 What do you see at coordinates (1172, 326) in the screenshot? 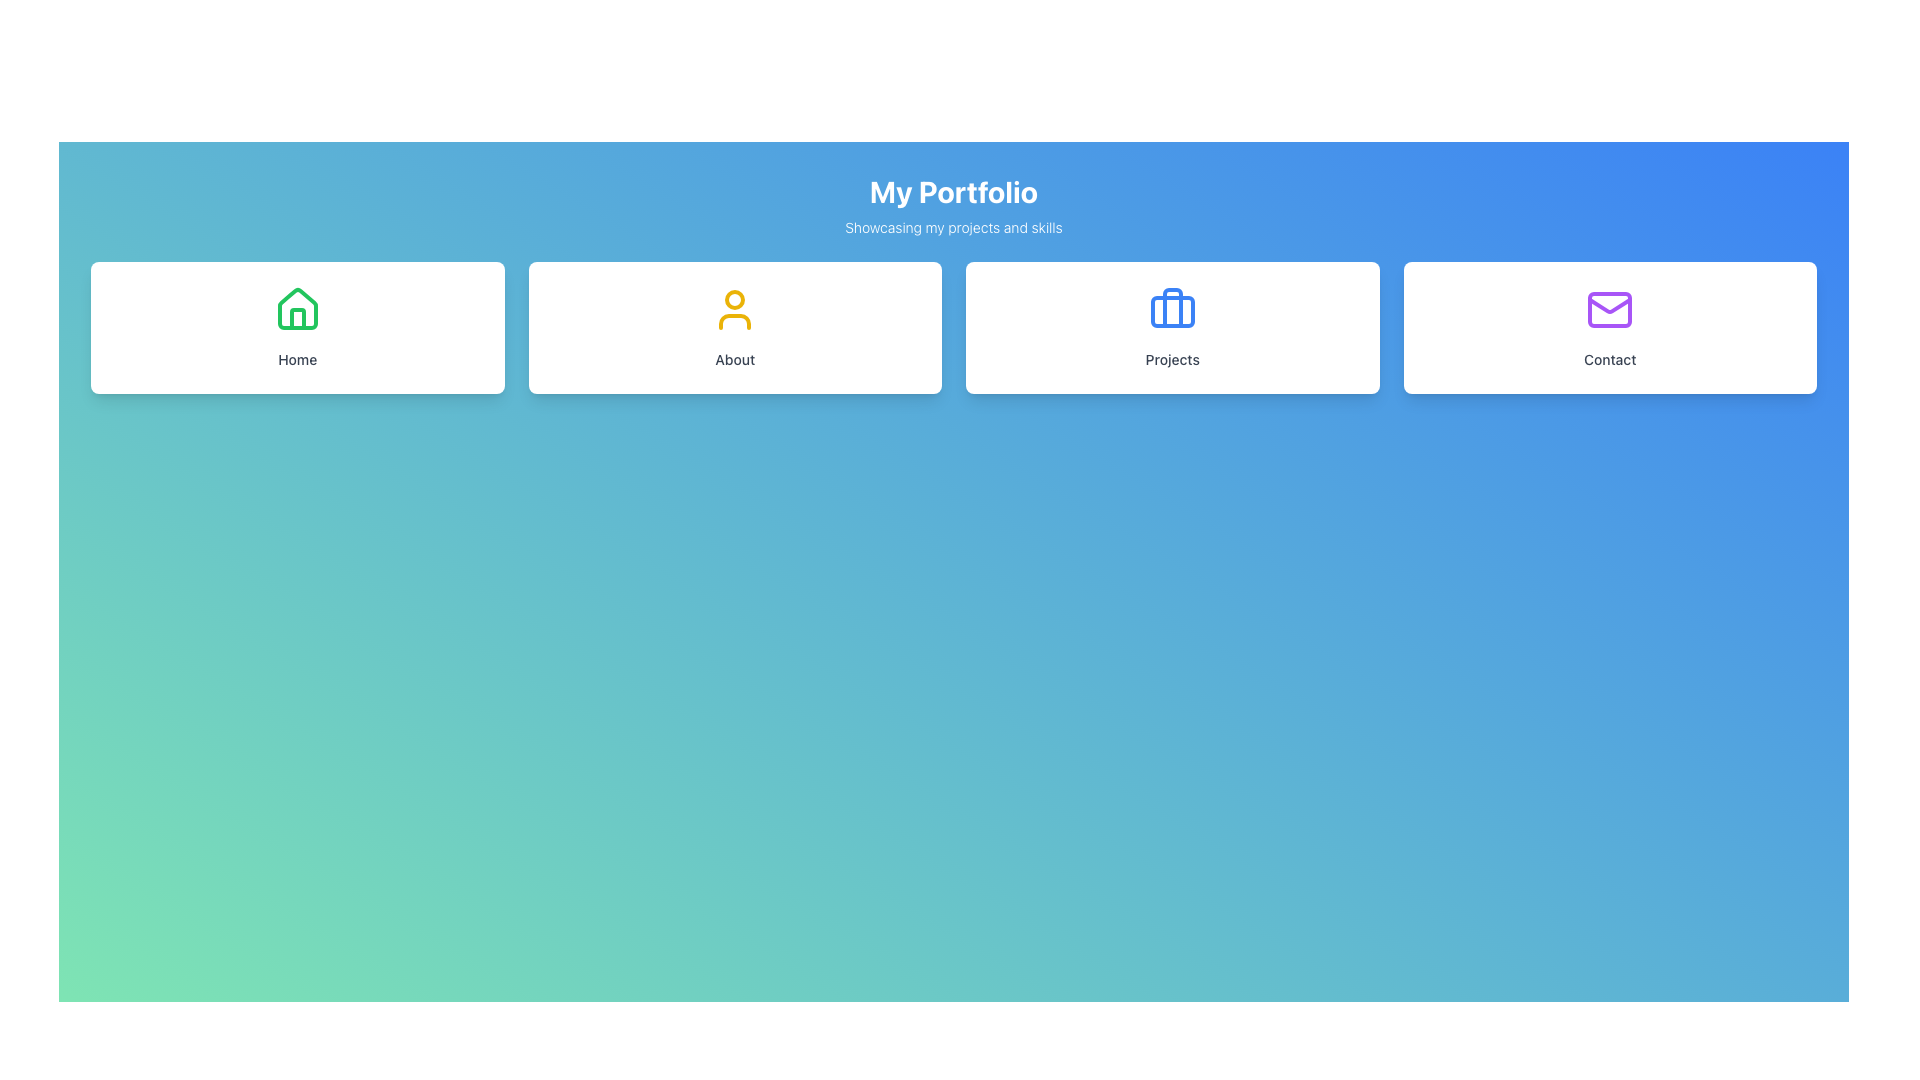
I see `the third card in a horizontal grid of four cards` at bounding box center [1172, 326].